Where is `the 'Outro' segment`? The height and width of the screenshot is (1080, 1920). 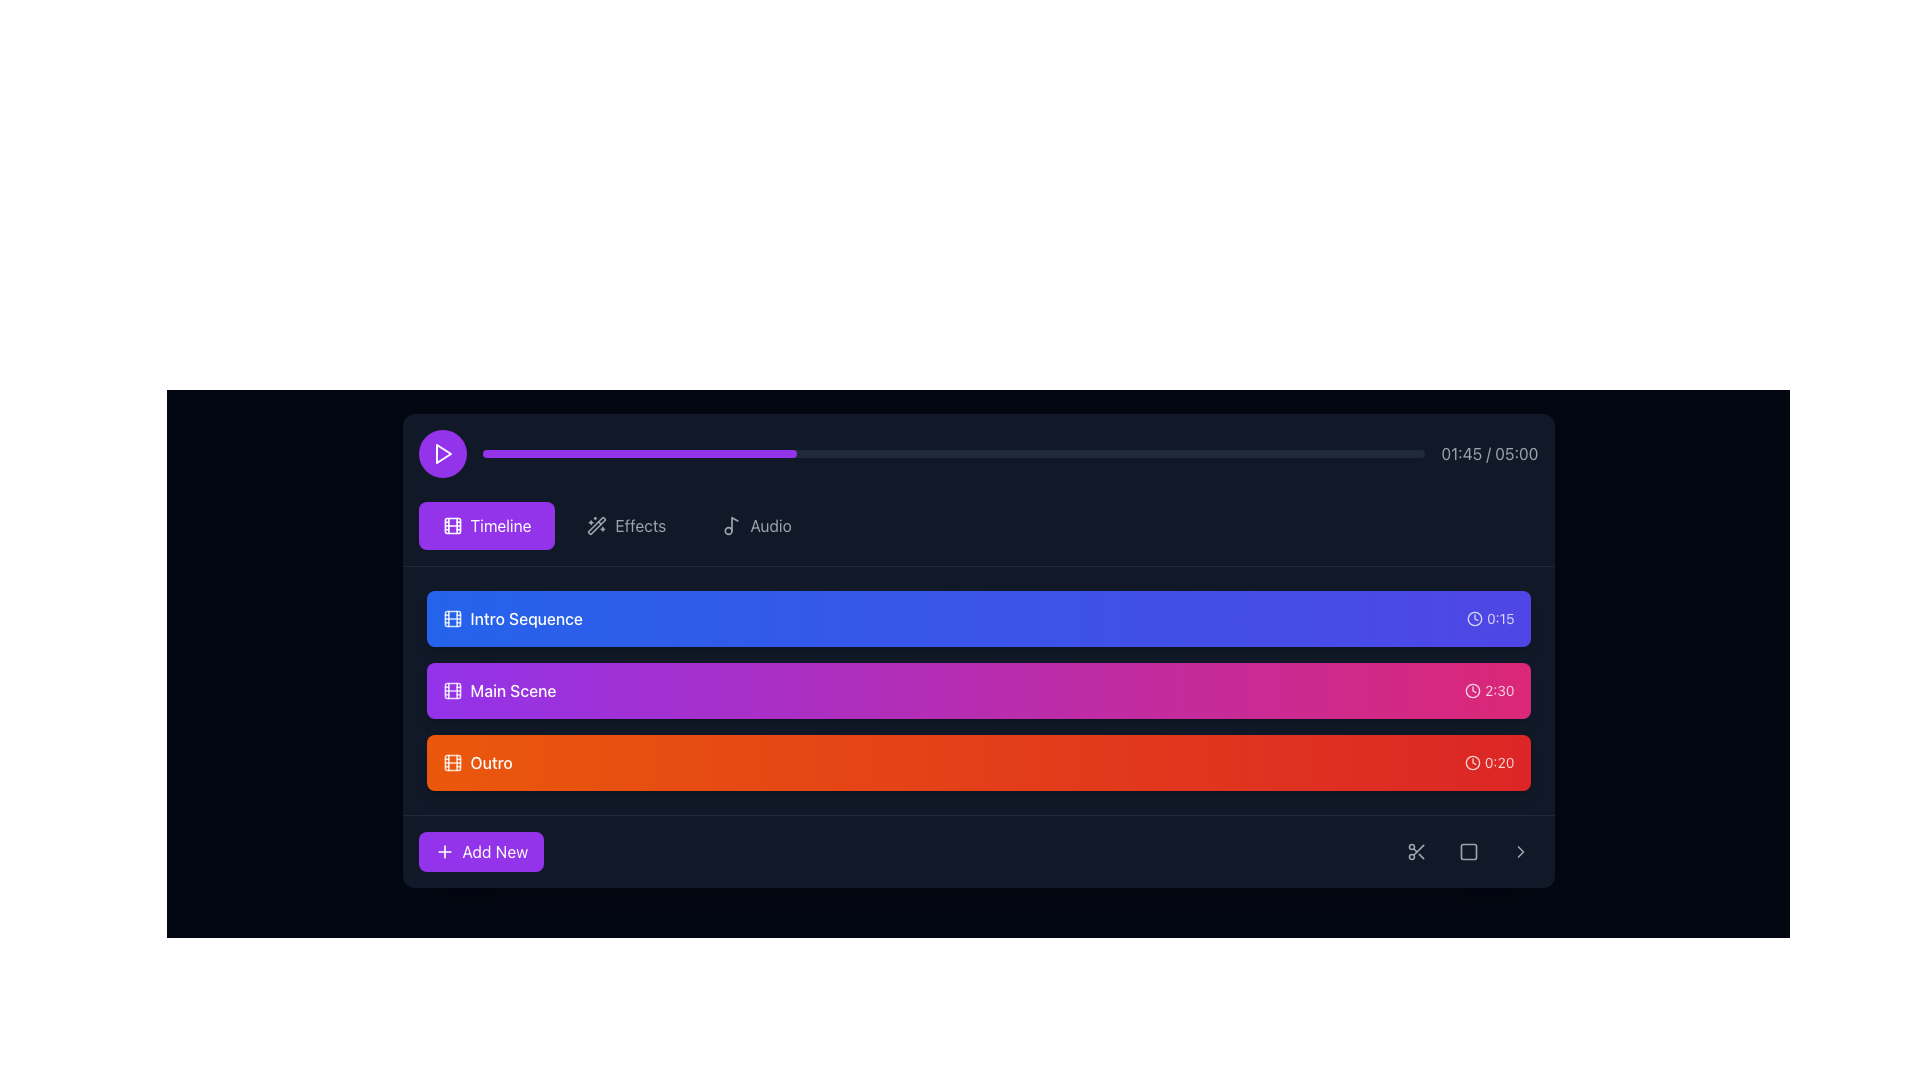 the 'Outro' segment is located at coordinates (978, 763).